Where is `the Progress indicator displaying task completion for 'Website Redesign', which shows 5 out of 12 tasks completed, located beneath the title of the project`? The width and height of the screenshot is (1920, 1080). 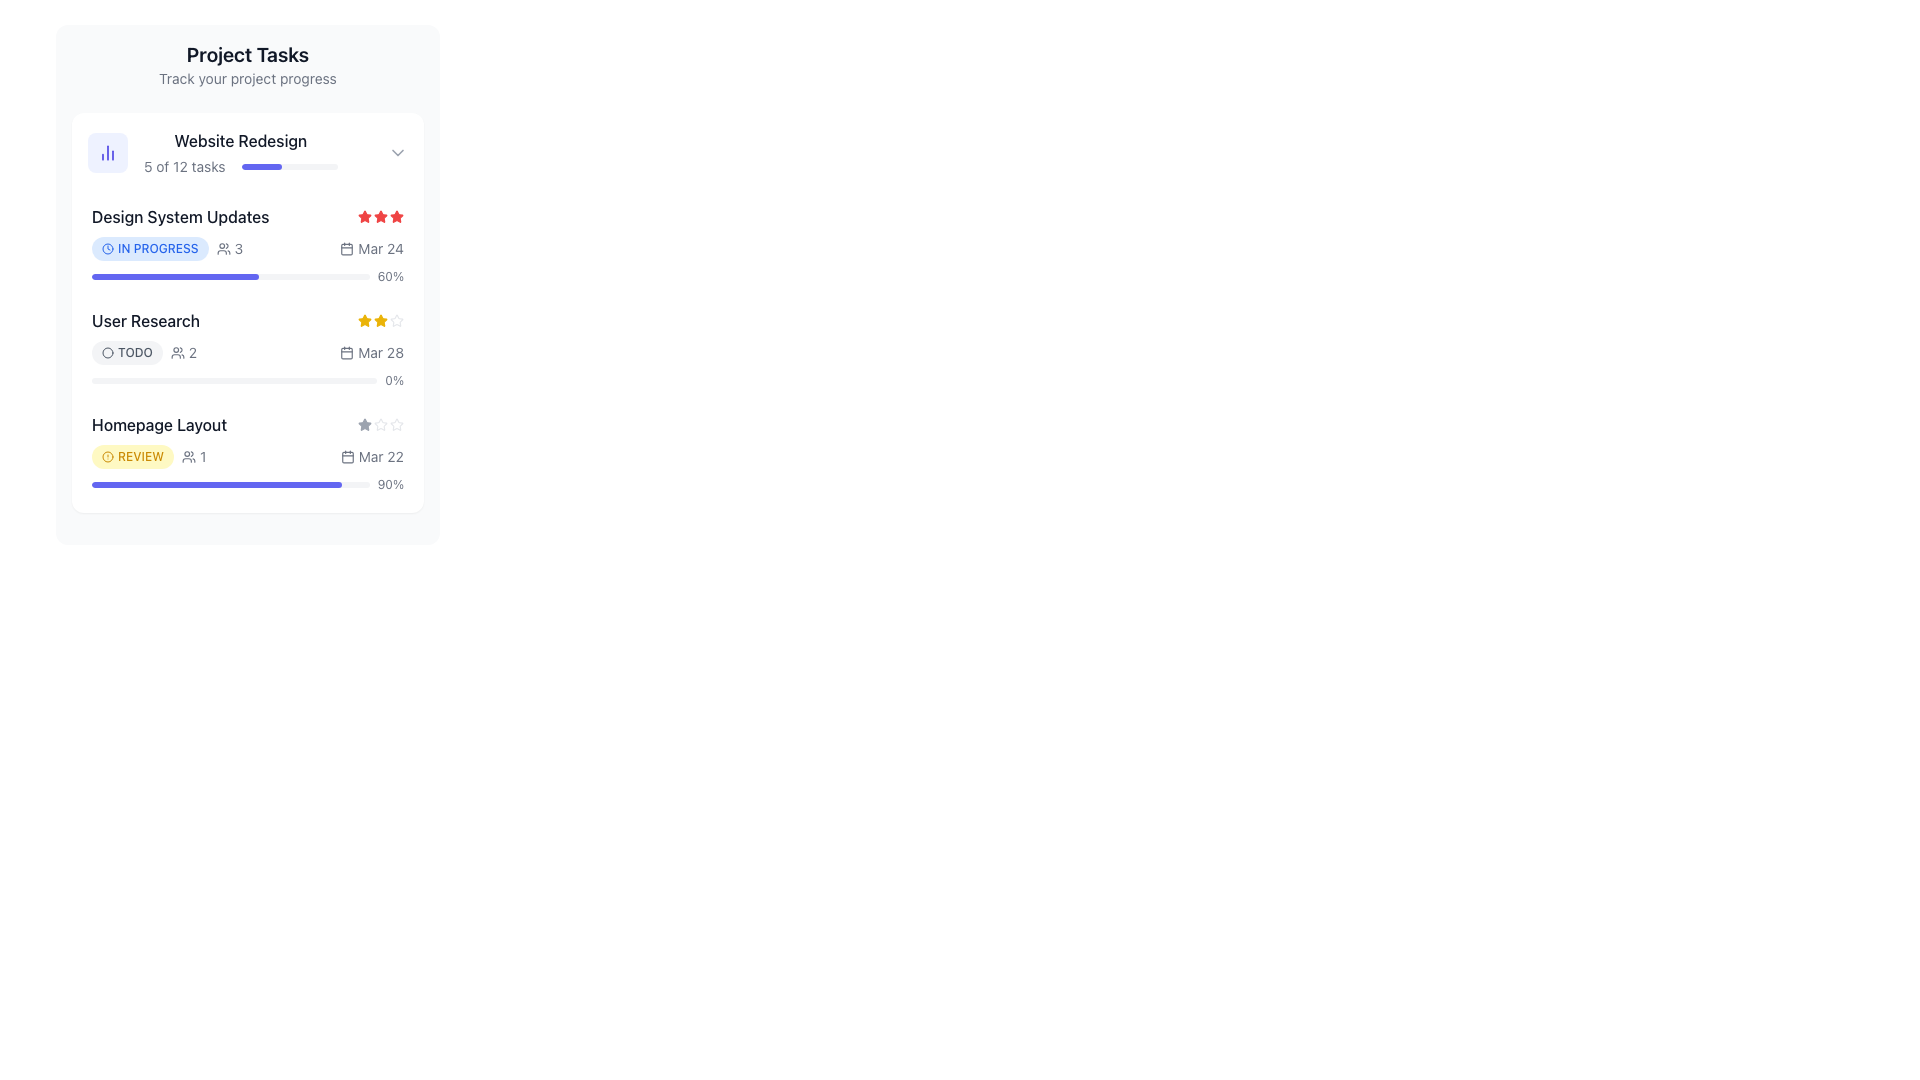 the Progress indicator displaying task completion for 'Website Redesign', which shows 5 out of 12 tasks completed, located beneath the title of the project is located at coordinates (240, 165).